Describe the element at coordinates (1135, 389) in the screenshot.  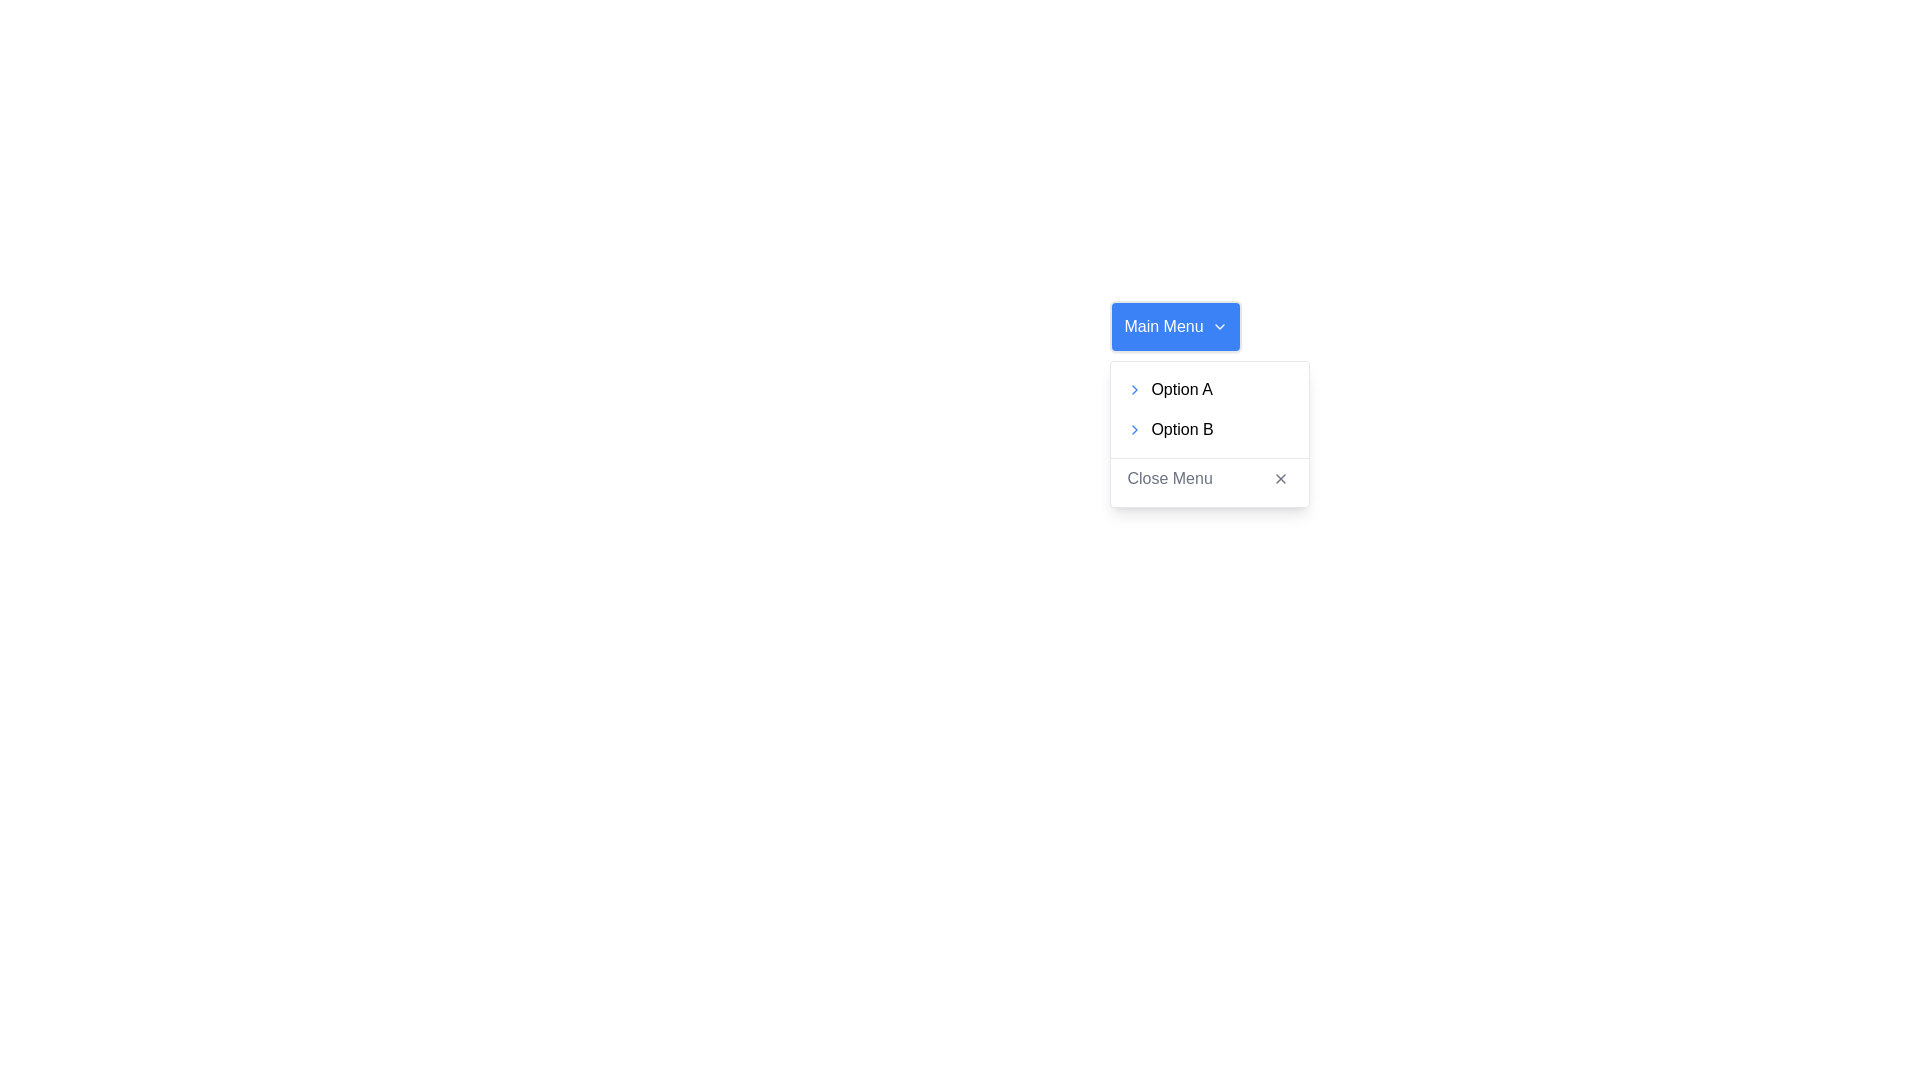
I see `the visual indicator icon located to the left of the 'Option A' menu item to interact with it` at that location.